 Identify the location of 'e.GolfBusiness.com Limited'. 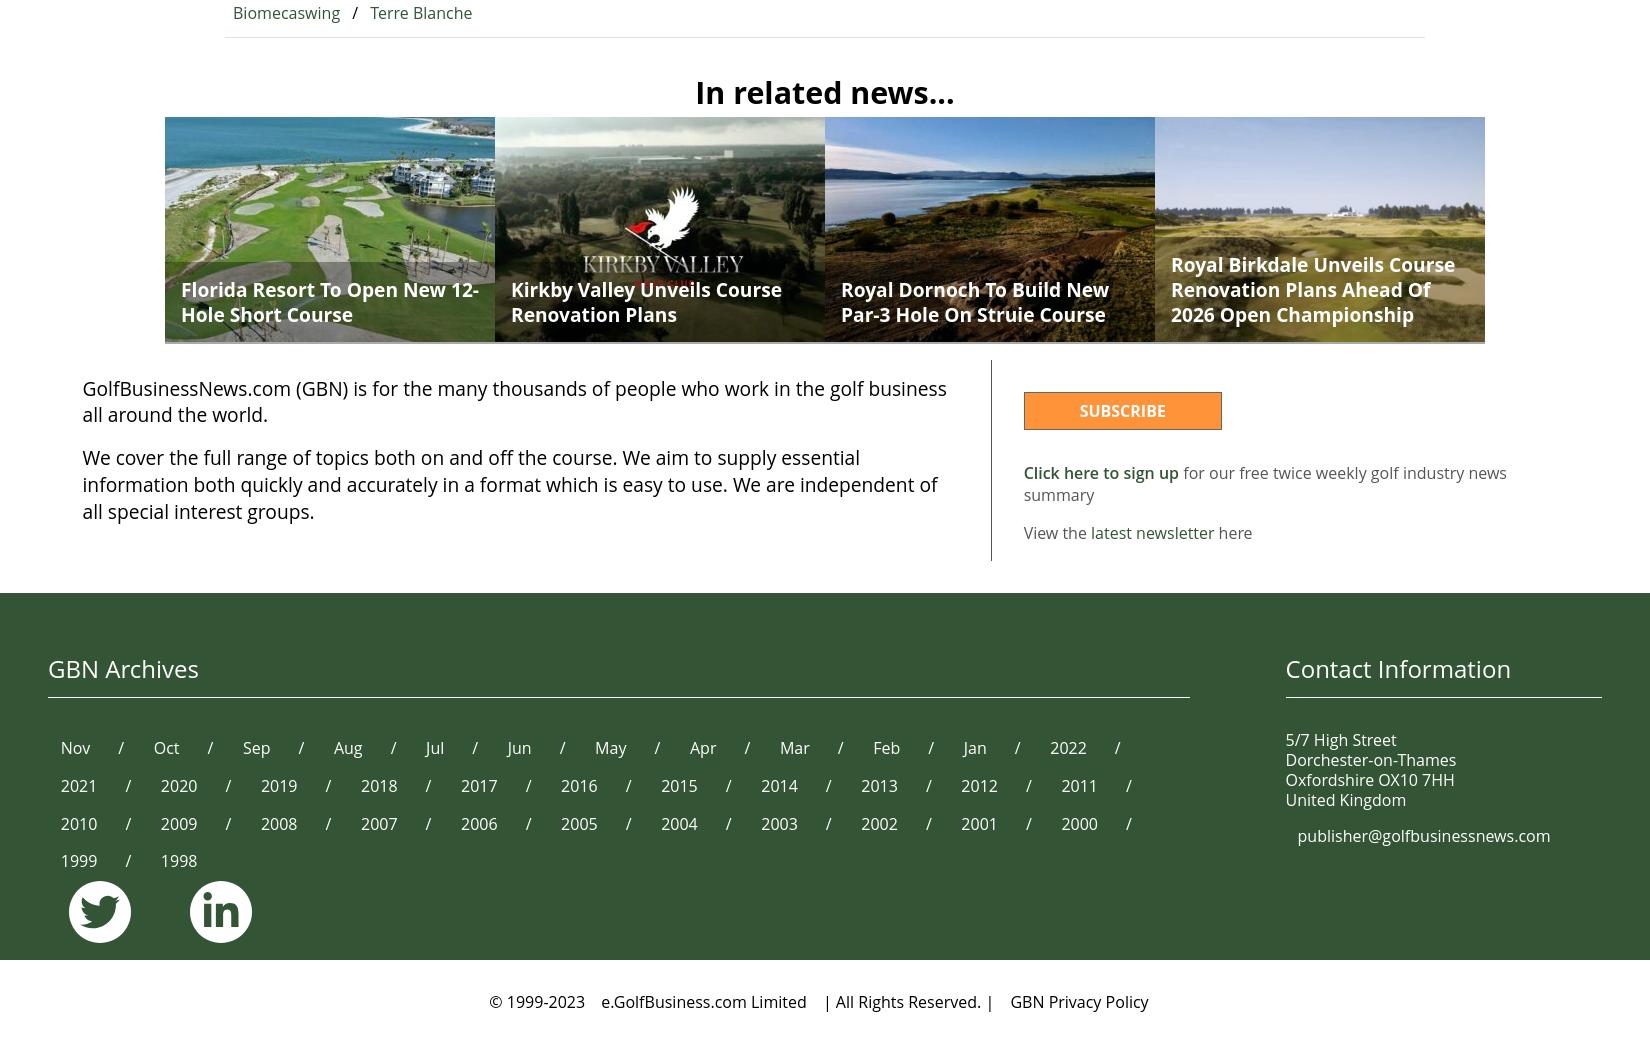
(702, 1002).